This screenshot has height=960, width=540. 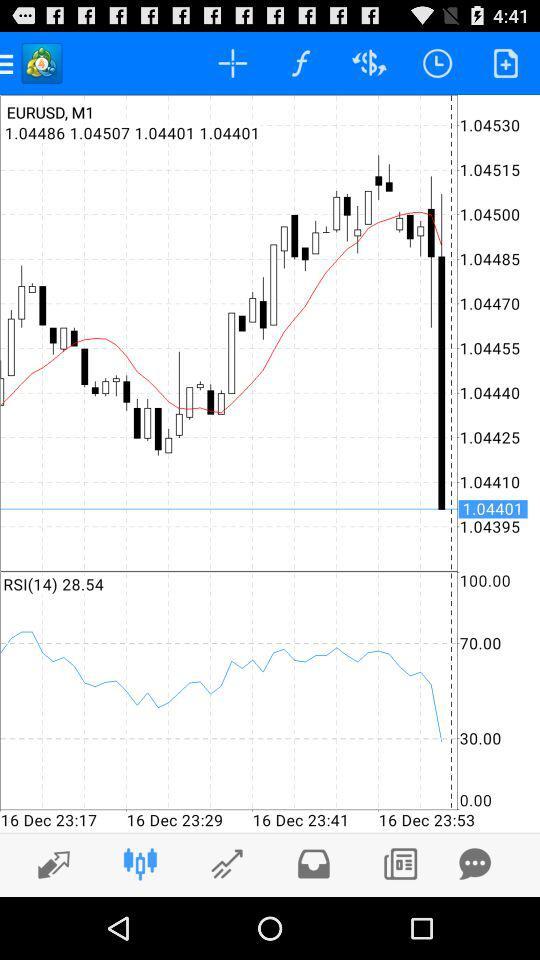 I want to click on copy icon, so click(x=400, y=863).